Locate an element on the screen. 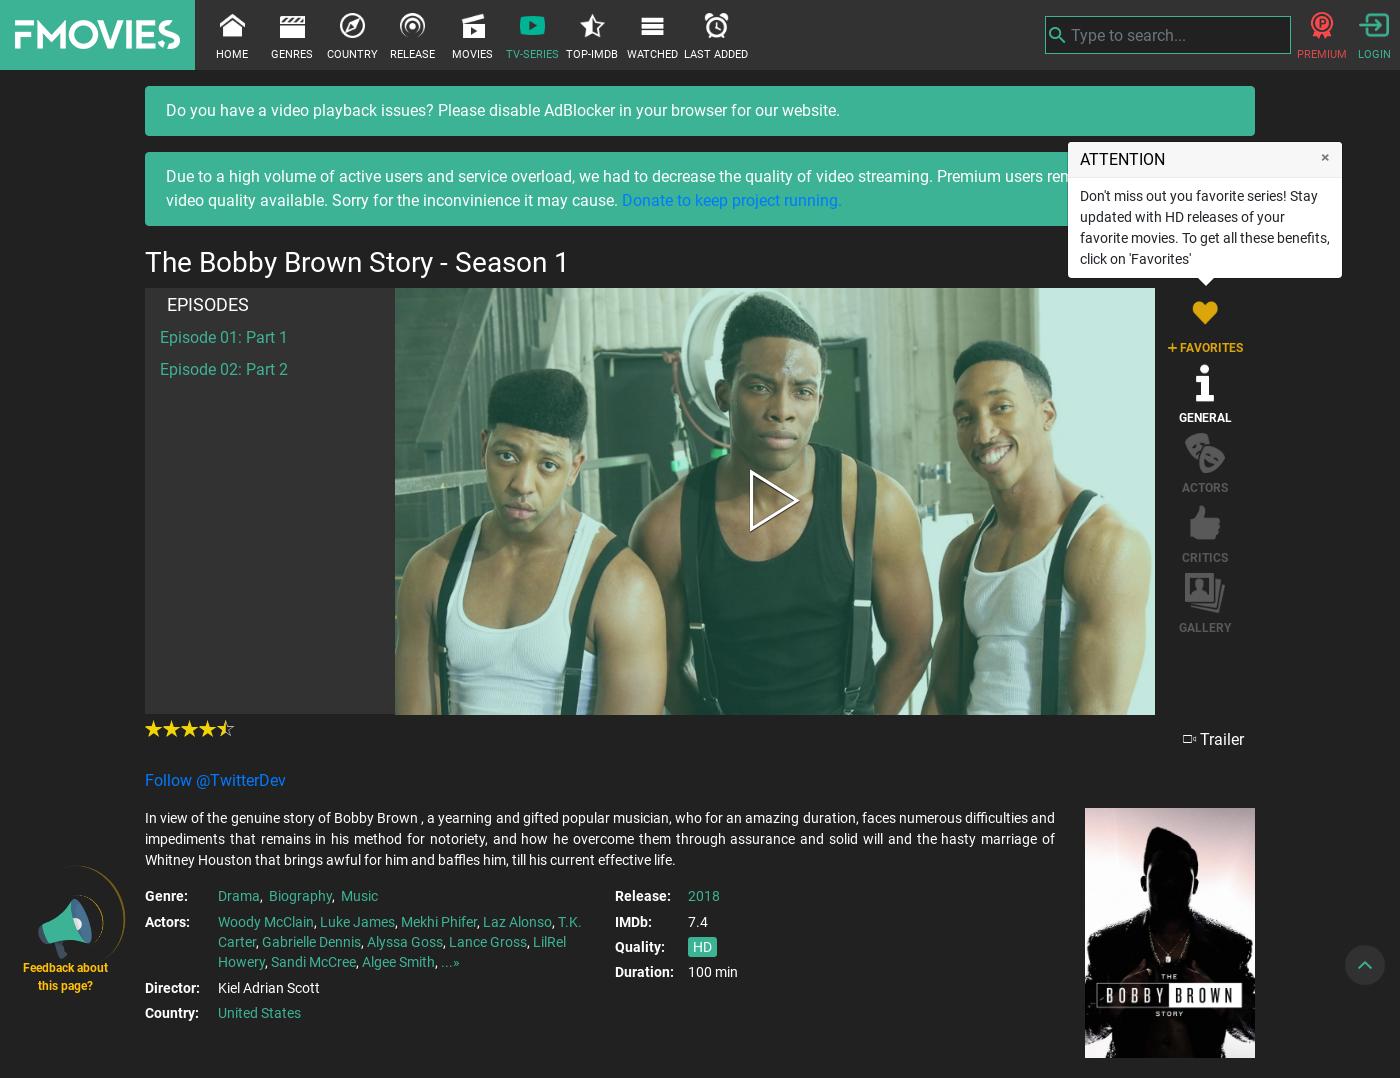  'LOGIN' is located at coordinates (1357, 54).